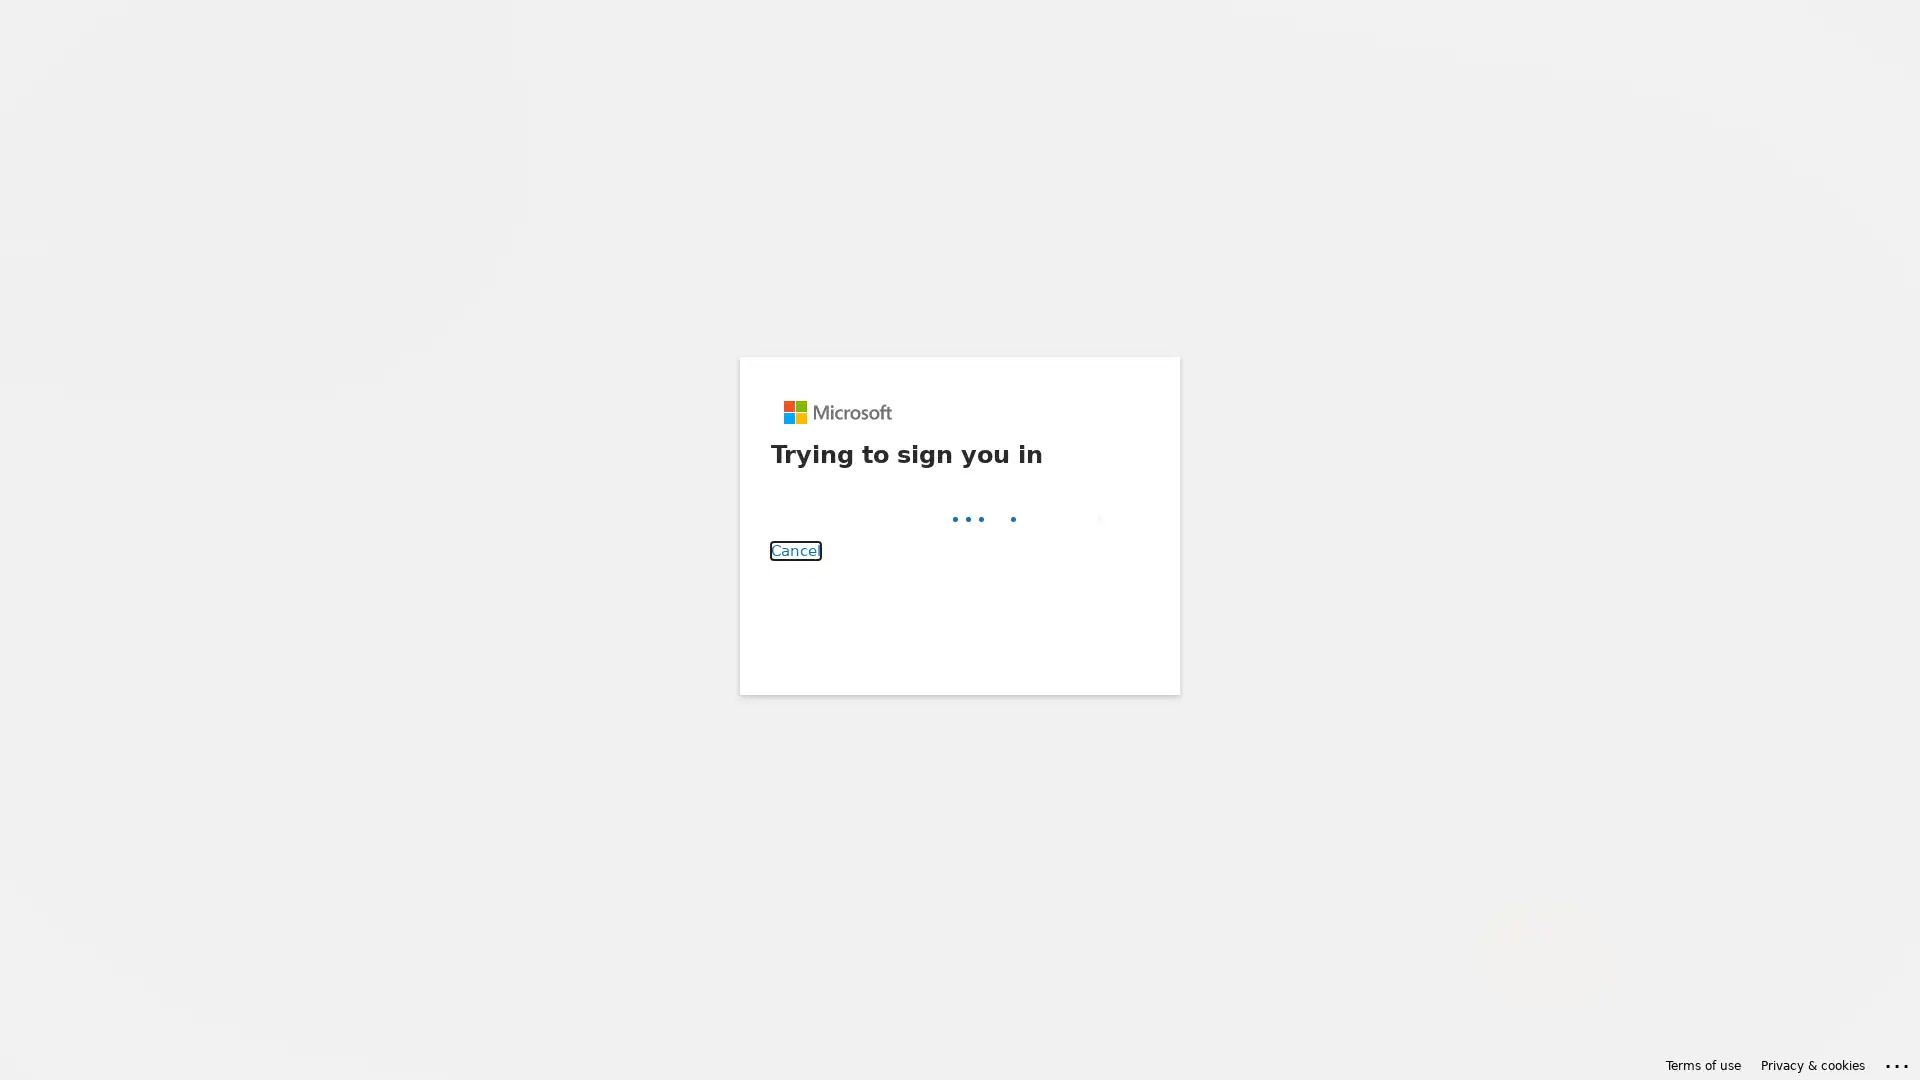 This screenshot has height=1080, width=1920. What do you see at coordinates (969, 596) in the screenshot?
I see `Back` at bounding box center [969, 596].